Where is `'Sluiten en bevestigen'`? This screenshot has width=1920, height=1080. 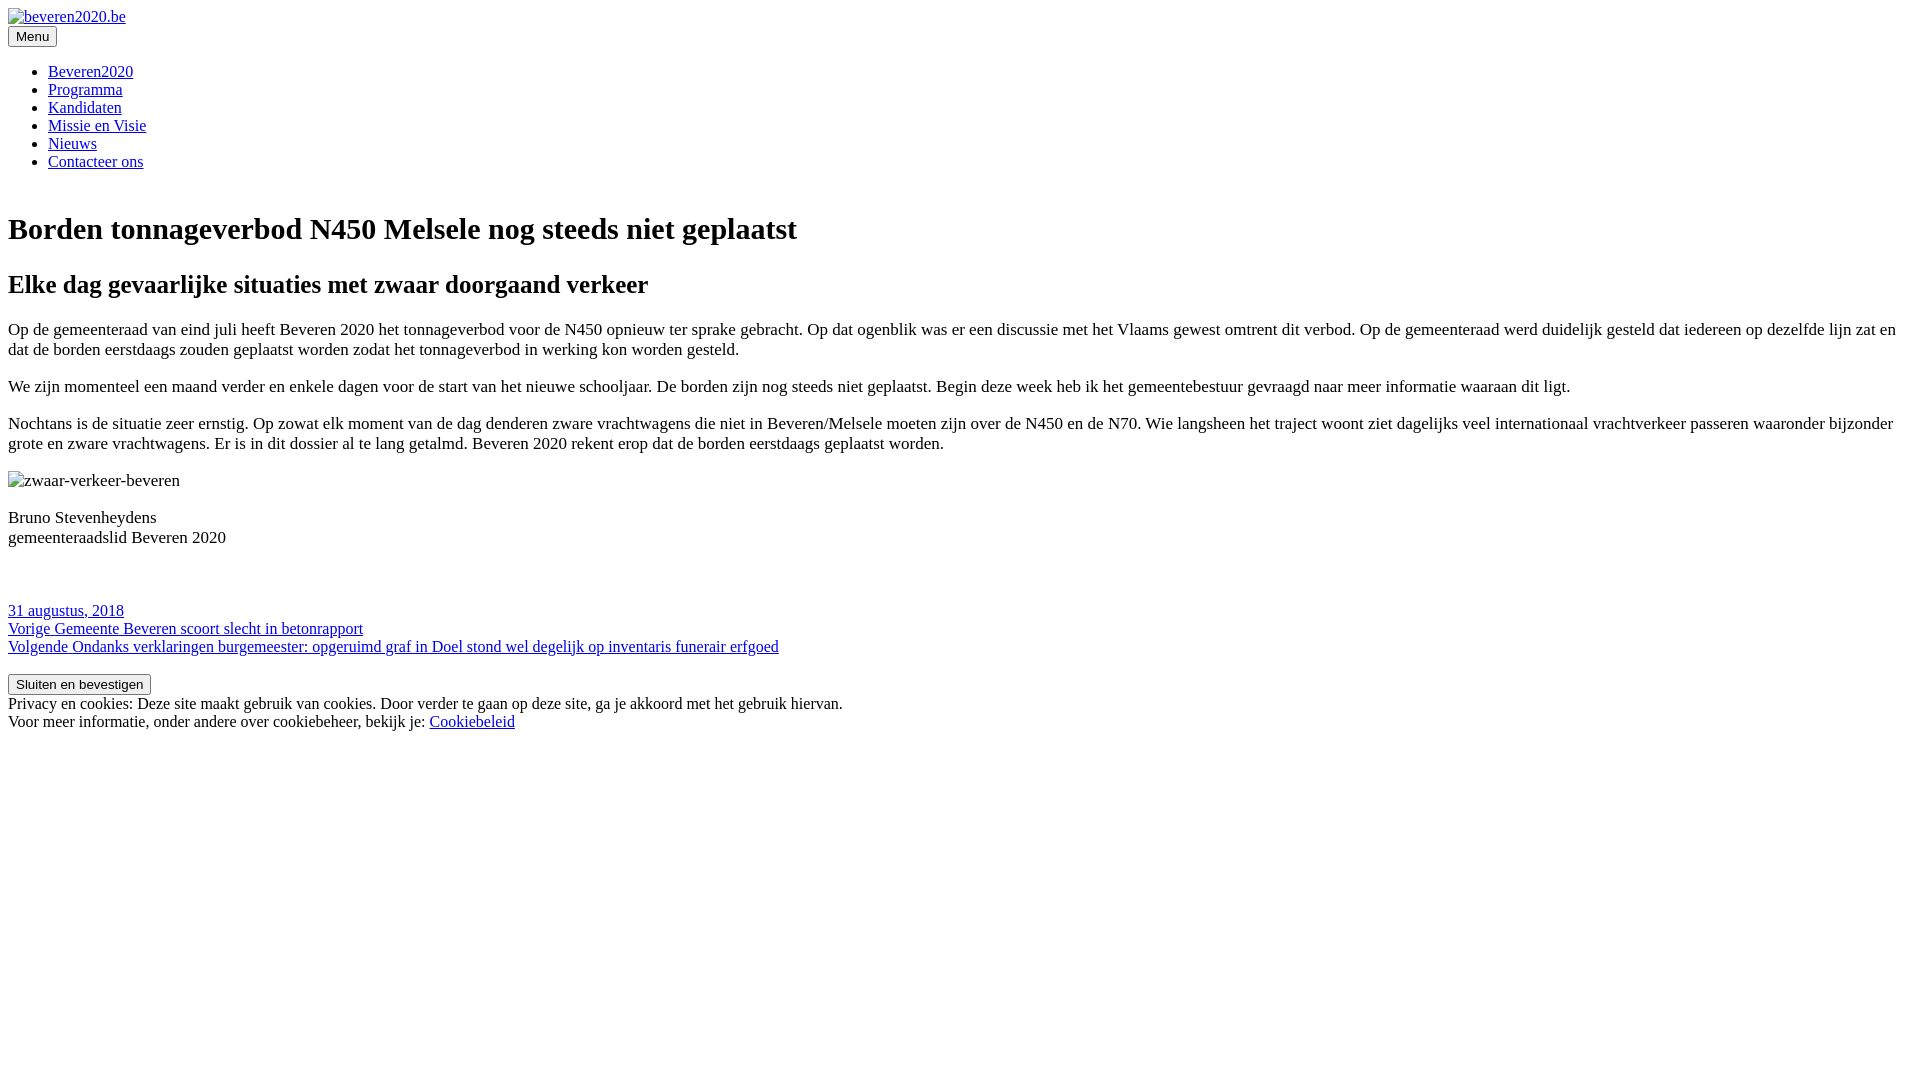
'Sluiten en bevestigen' is located at coordinates (79, 683).